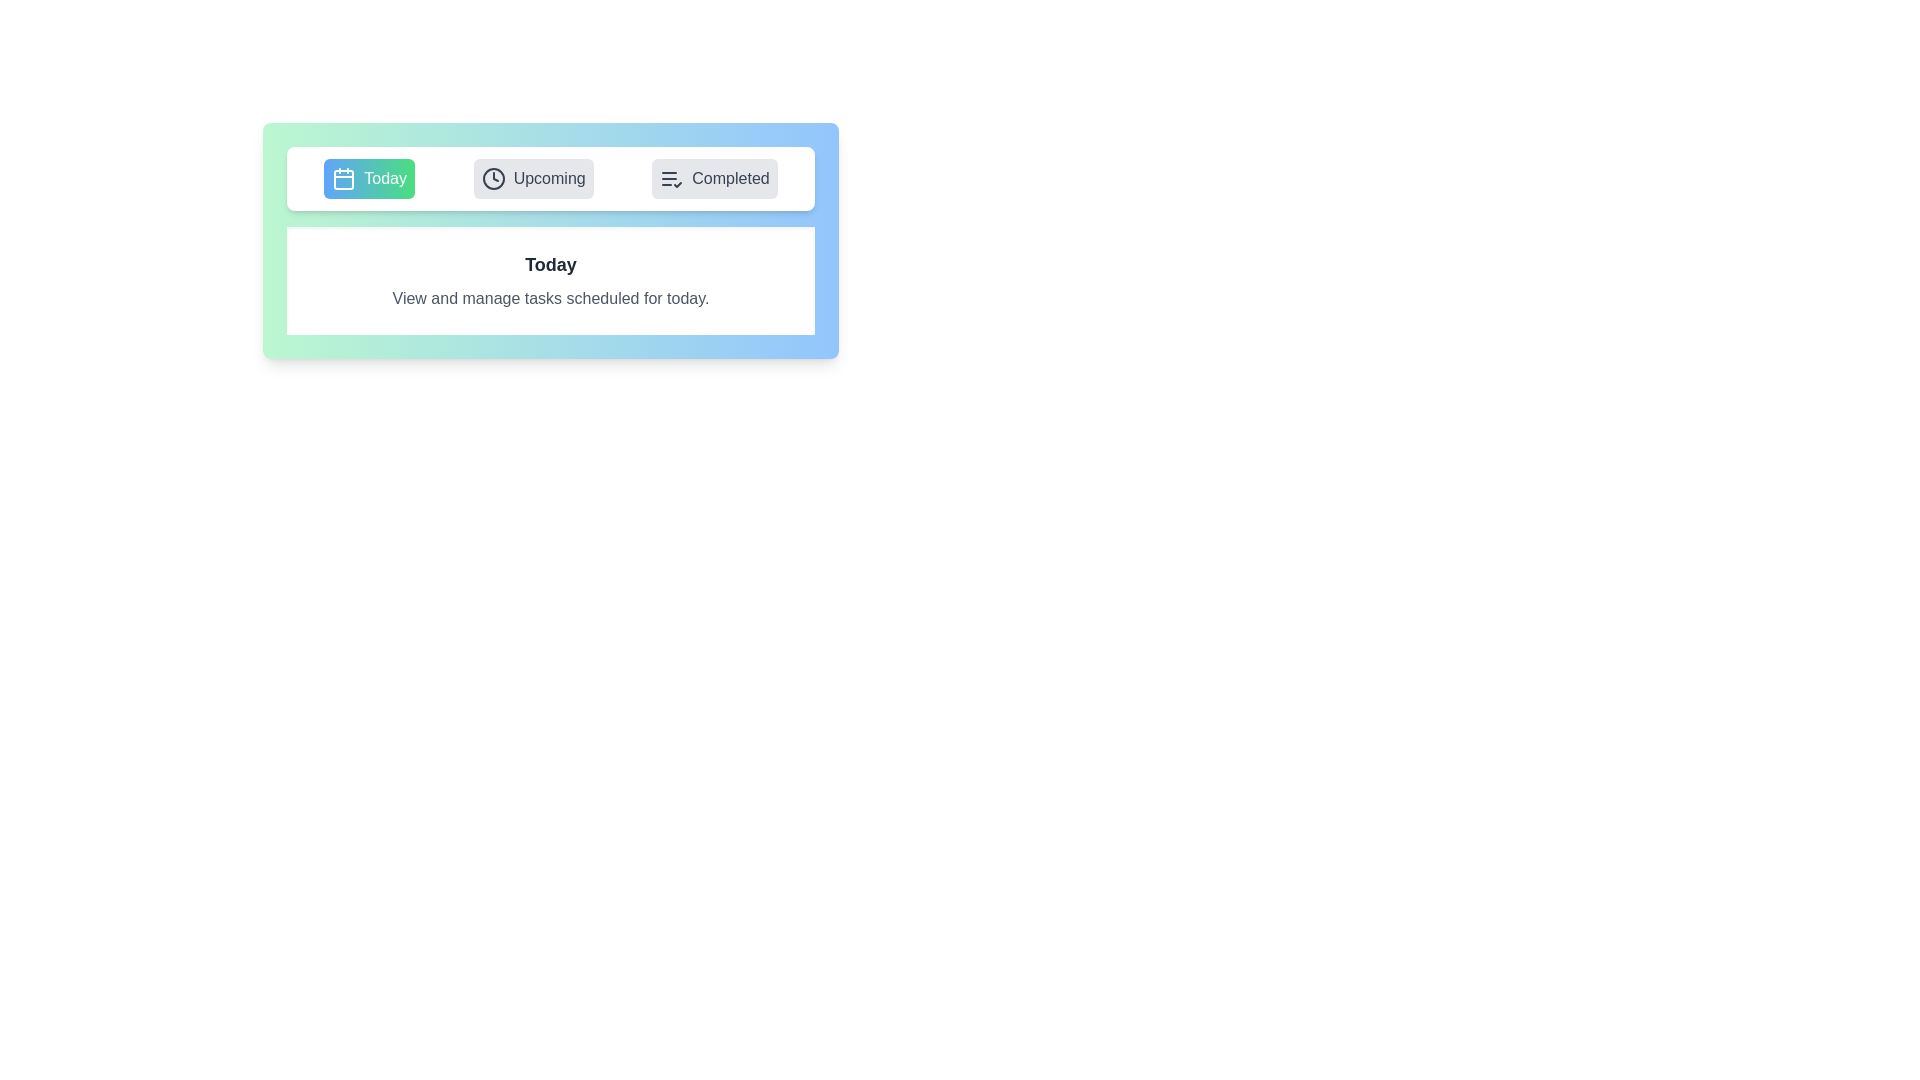 The width and height of the screenshot is (1920, 1080). Describe the element at coordinates (533, 177) in the screenshot. I see `the Upcoming tab` at that location.